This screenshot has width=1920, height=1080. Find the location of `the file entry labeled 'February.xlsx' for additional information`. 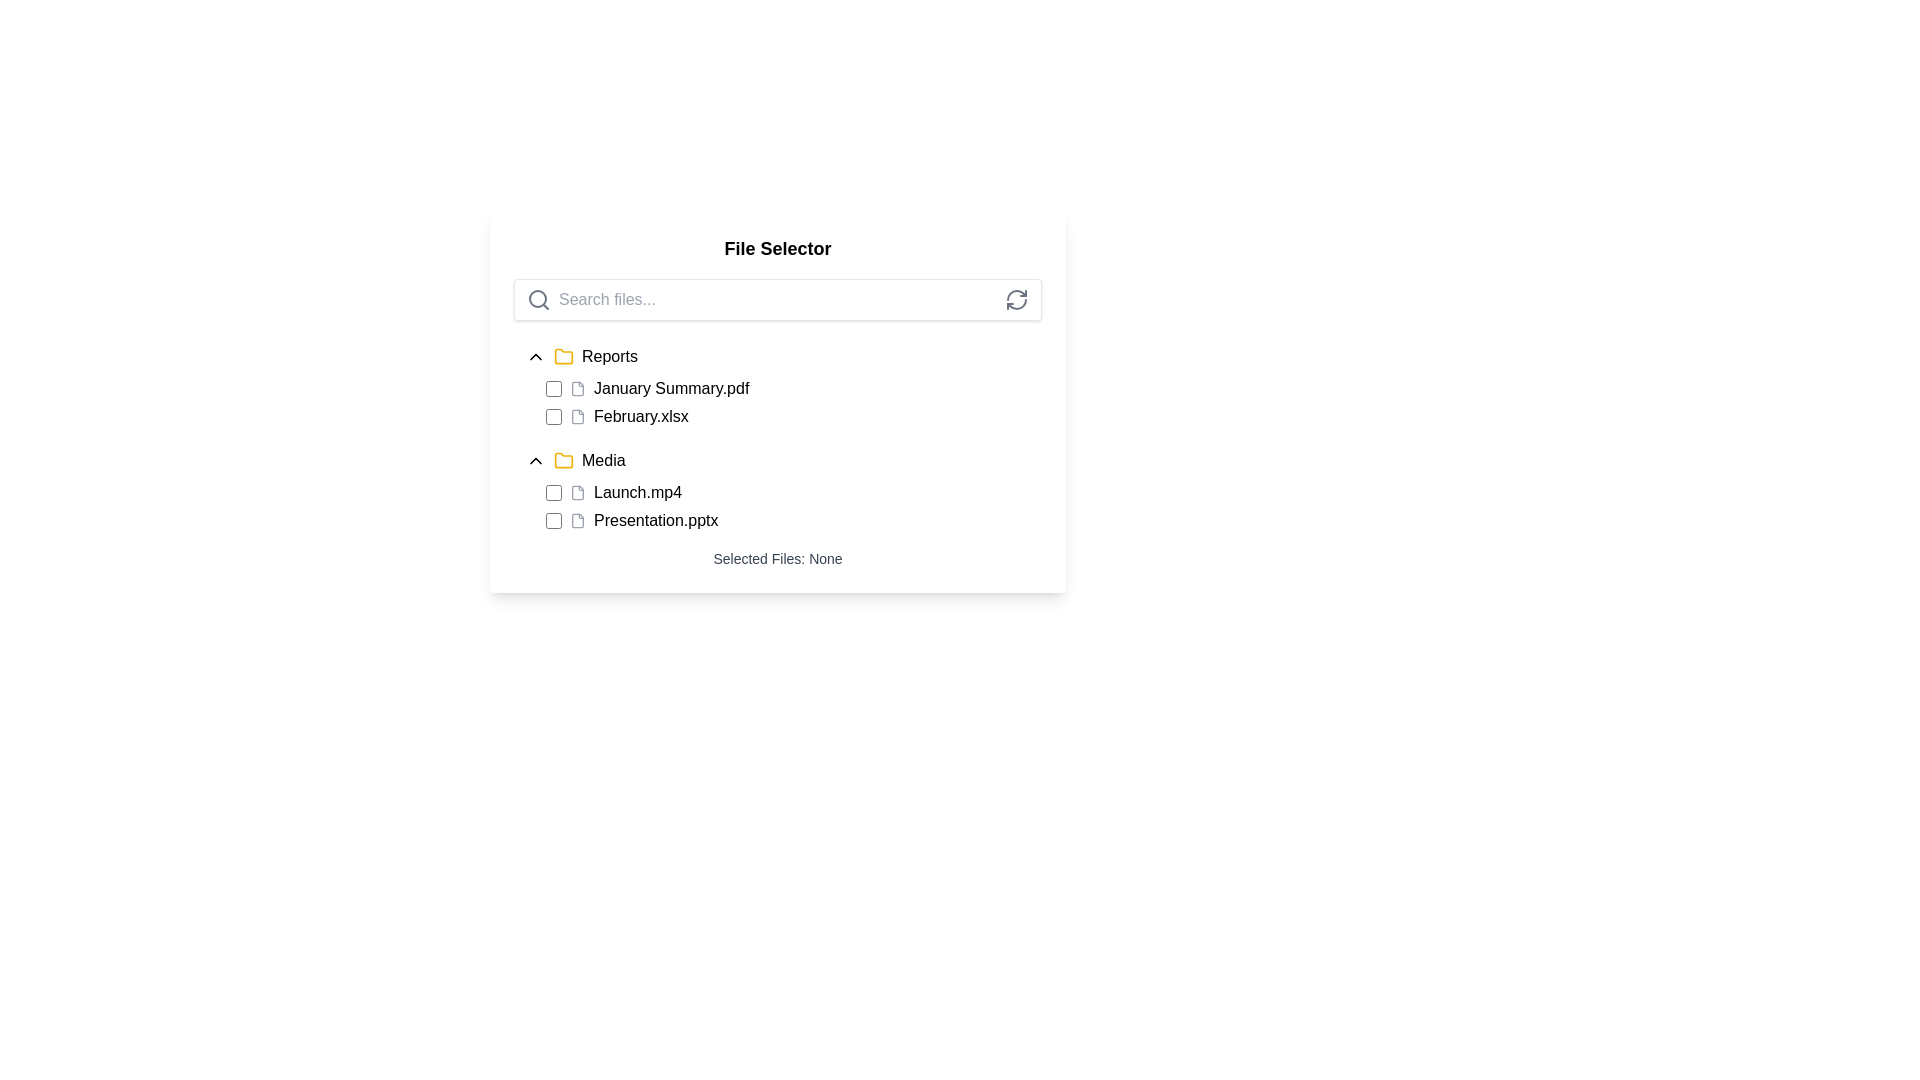

the file entry labeled 'February.xlsx' for additional information is located at coordinates (792, 415).